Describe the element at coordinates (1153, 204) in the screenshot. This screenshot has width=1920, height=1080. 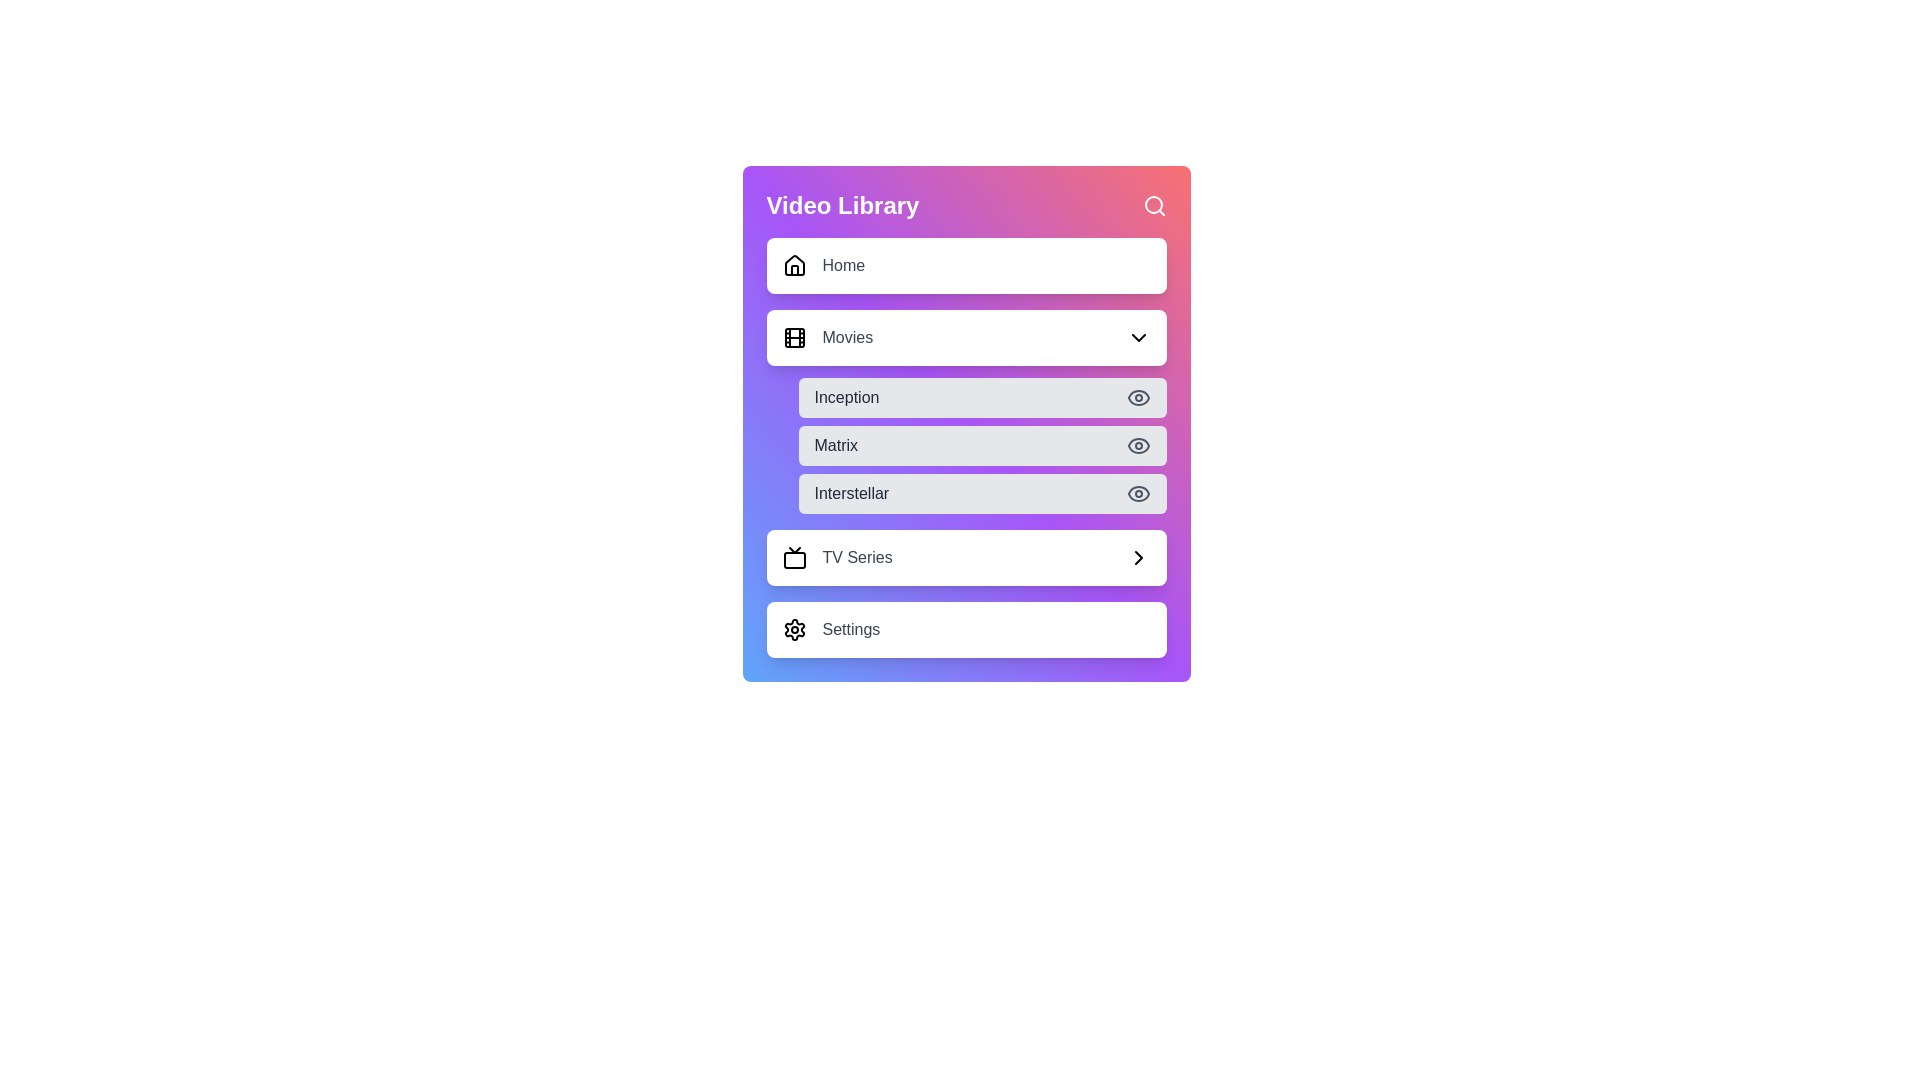
I see `the SVG Circle that represents the circular part of the magnifying glass icon, indicating the search functionality` at that location.